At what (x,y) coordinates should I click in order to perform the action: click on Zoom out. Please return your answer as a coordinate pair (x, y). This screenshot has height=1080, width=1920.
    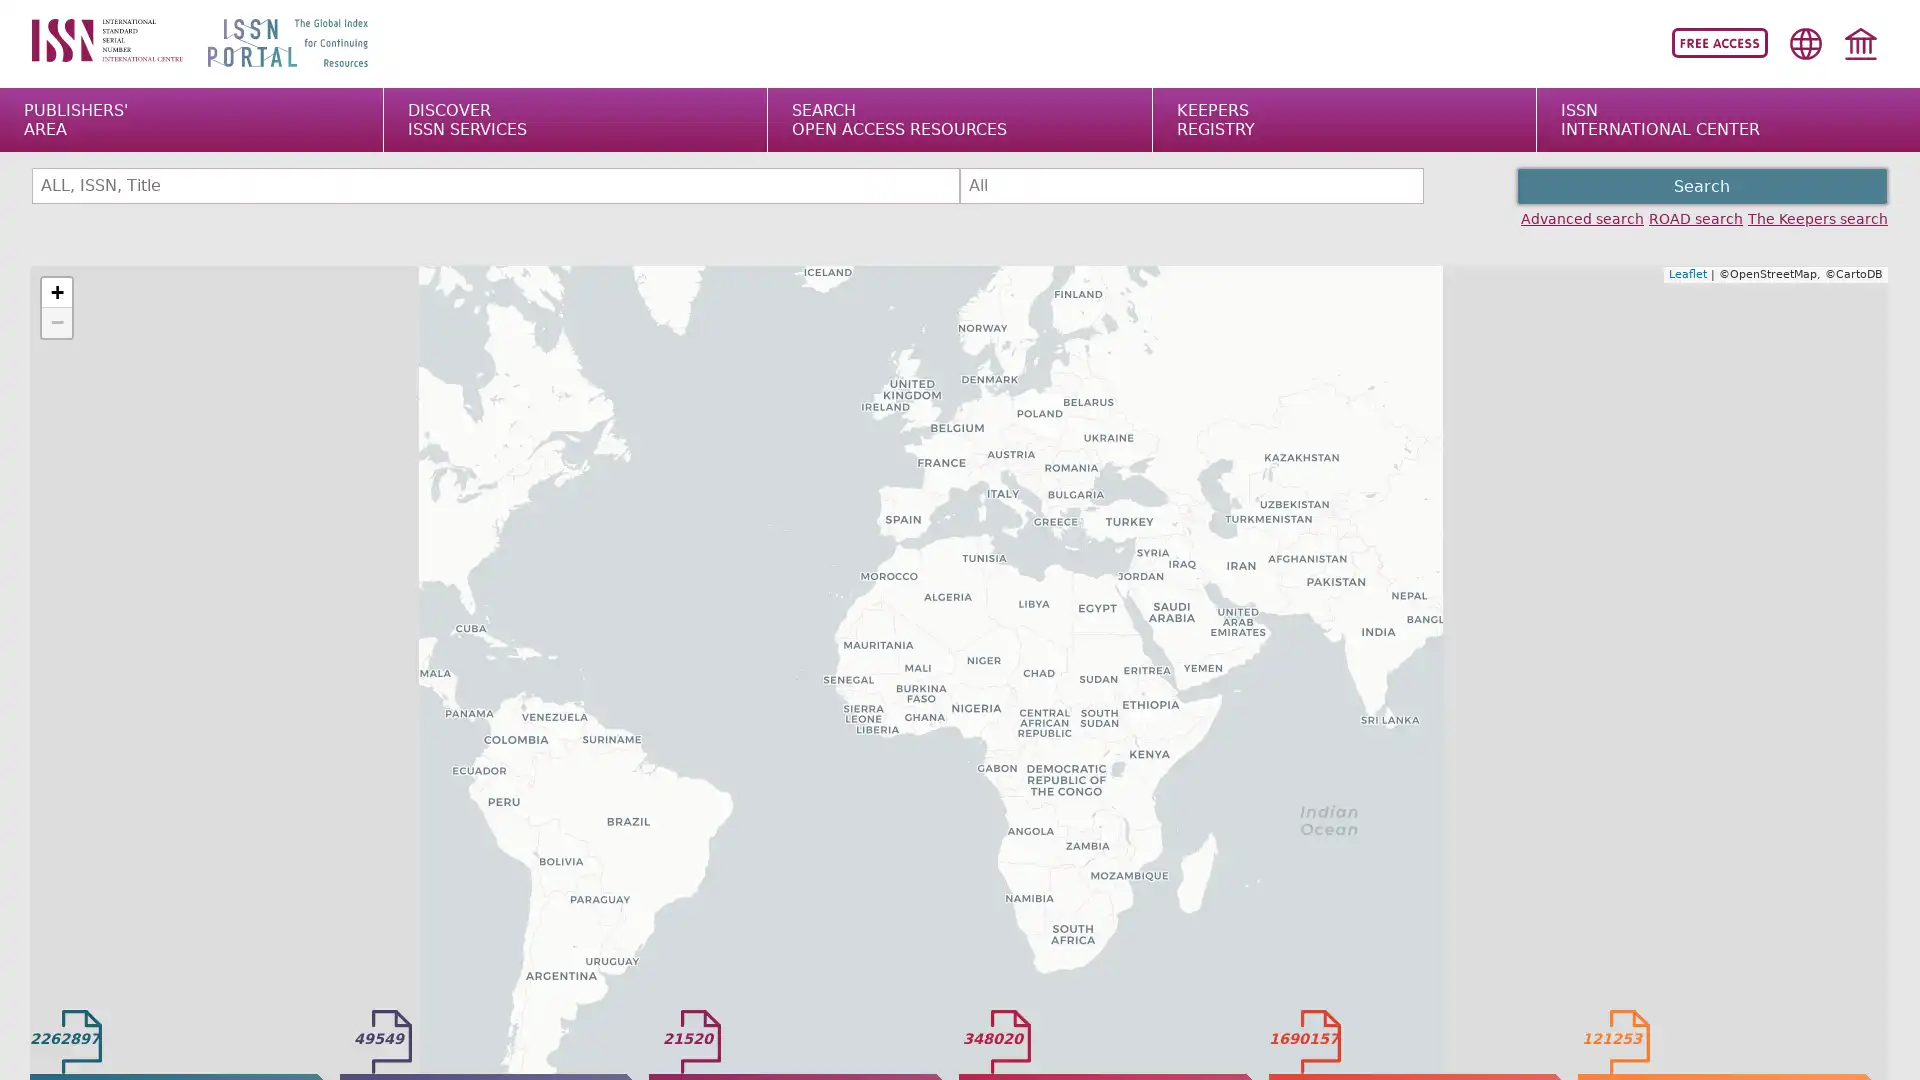
    Looking at the image, I should click on (57, 322).